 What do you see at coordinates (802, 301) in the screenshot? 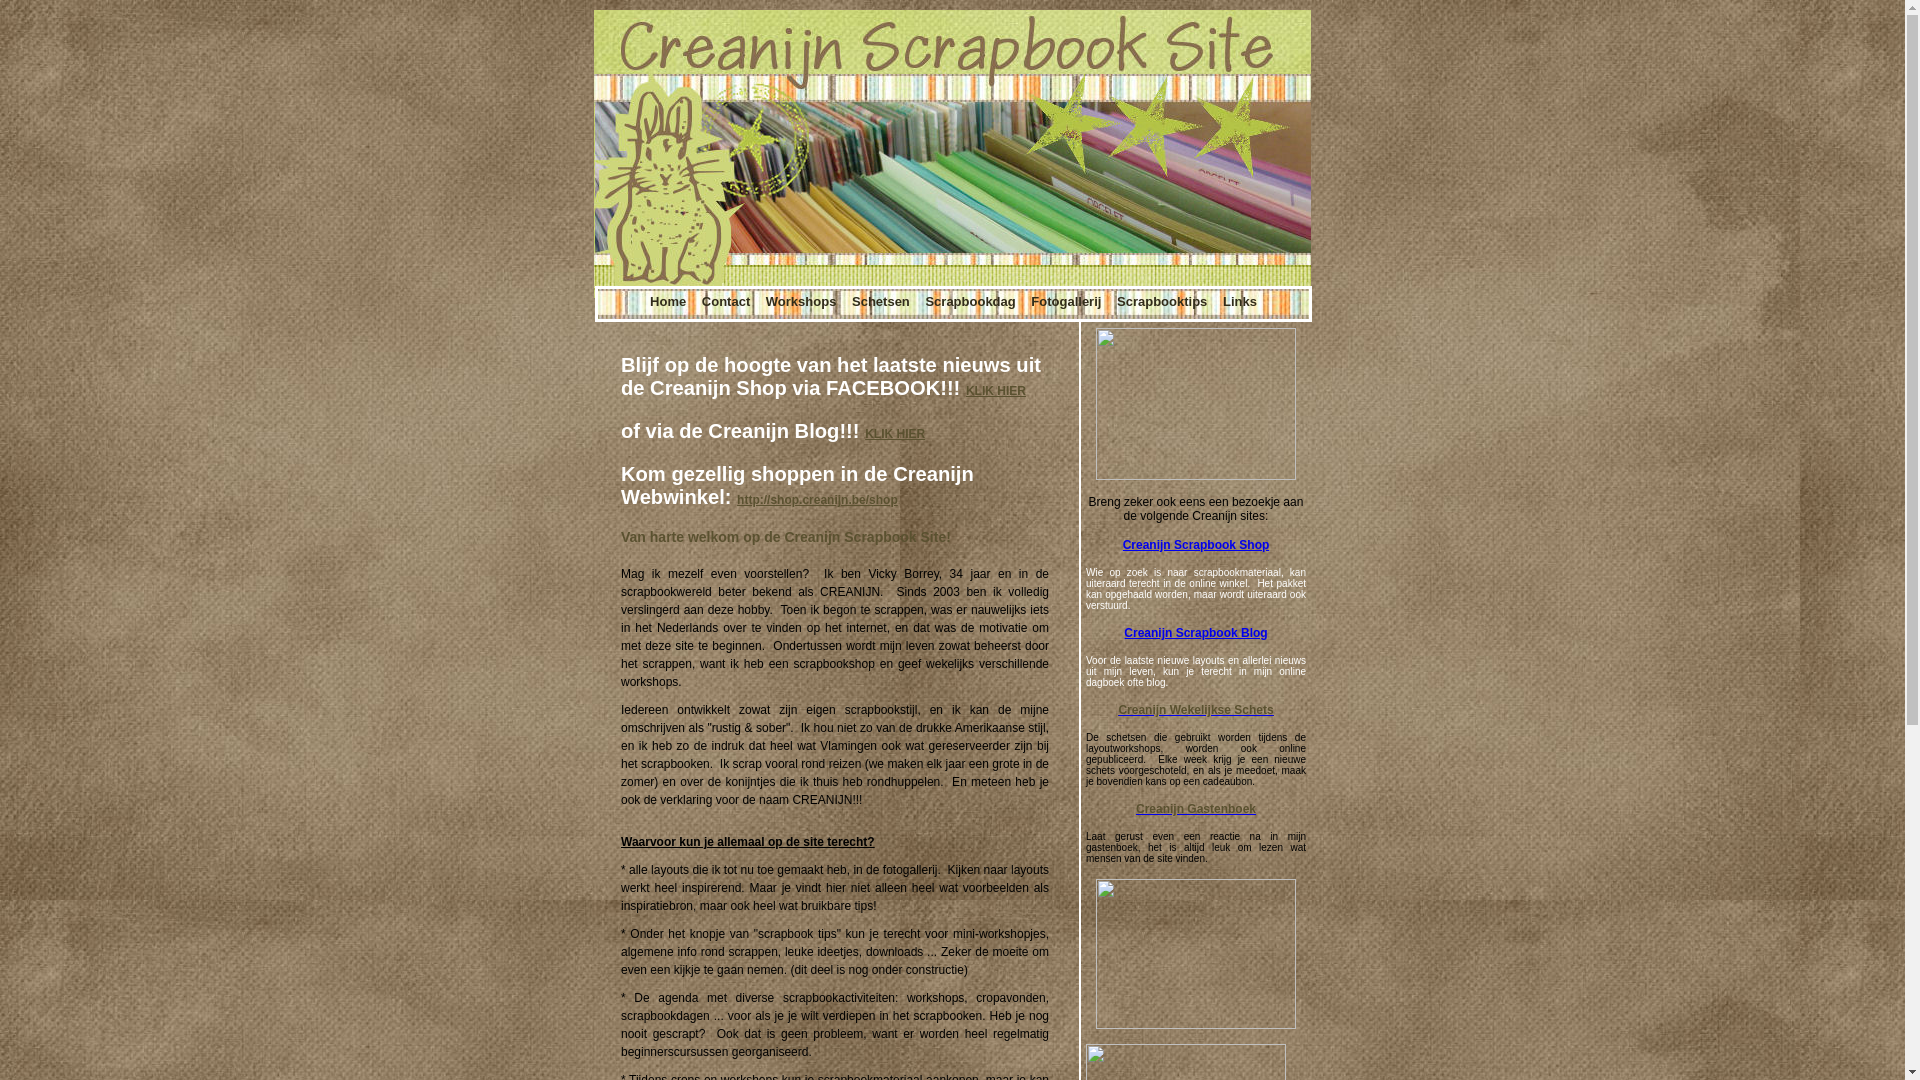
I see `'Workshops'` at bounding box center [802, 301].